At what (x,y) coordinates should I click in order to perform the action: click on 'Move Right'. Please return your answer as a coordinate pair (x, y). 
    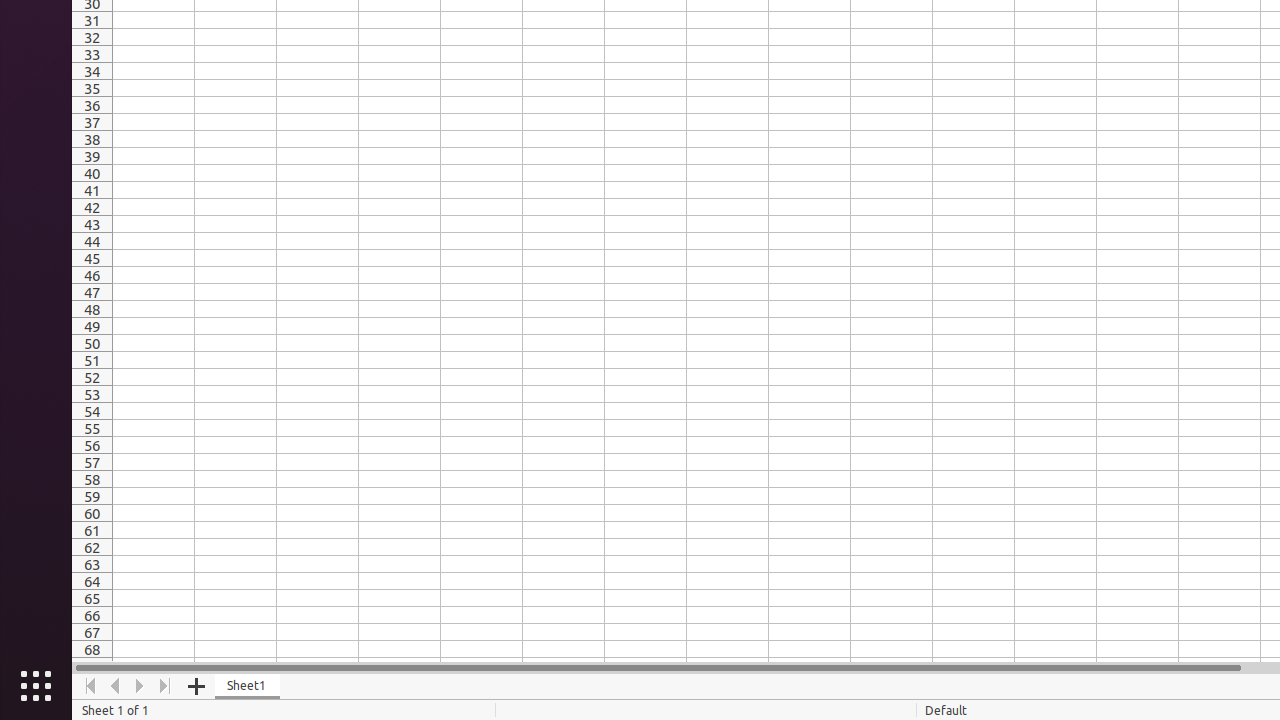
    Looking at the image, I should click on (139, 685).